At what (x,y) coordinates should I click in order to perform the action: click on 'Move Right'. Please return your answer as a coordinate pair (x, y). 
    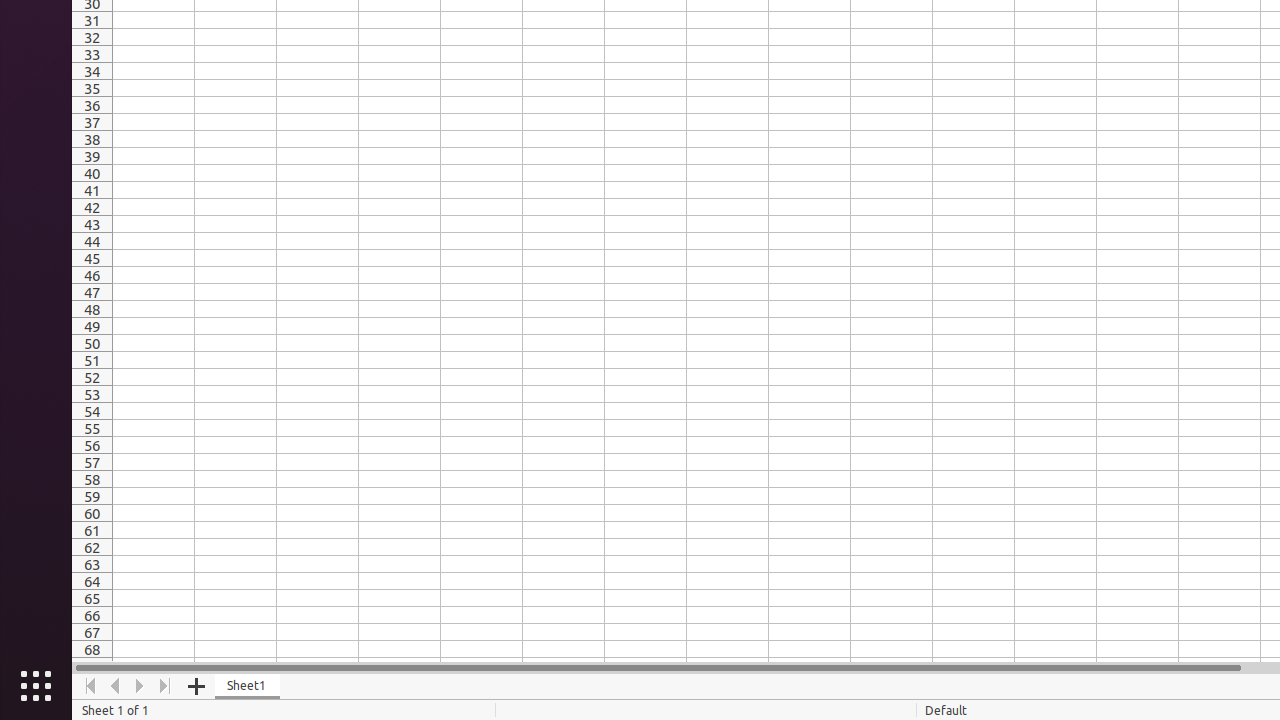
    Looking at the image, I should click on (139, 685).